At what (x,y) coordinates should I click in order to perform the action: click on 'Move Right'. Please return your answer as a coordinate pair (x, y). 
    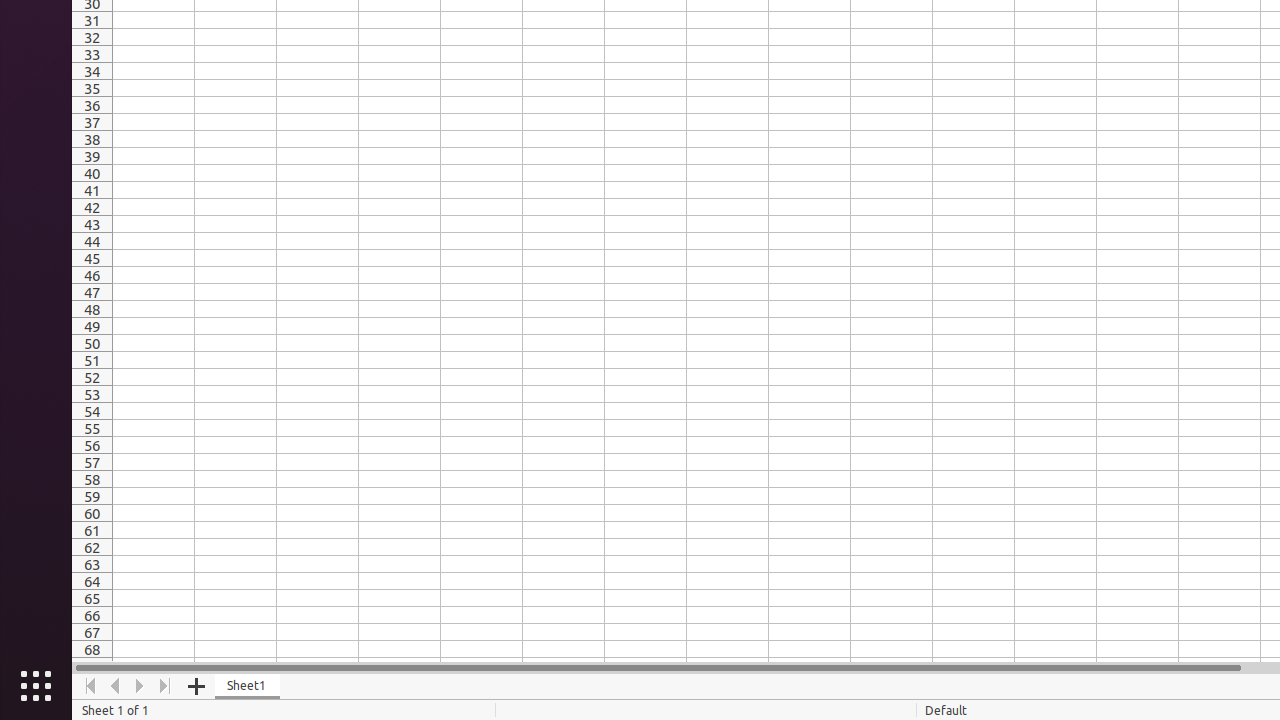
    Looking at the image, I should click on (139, 685).